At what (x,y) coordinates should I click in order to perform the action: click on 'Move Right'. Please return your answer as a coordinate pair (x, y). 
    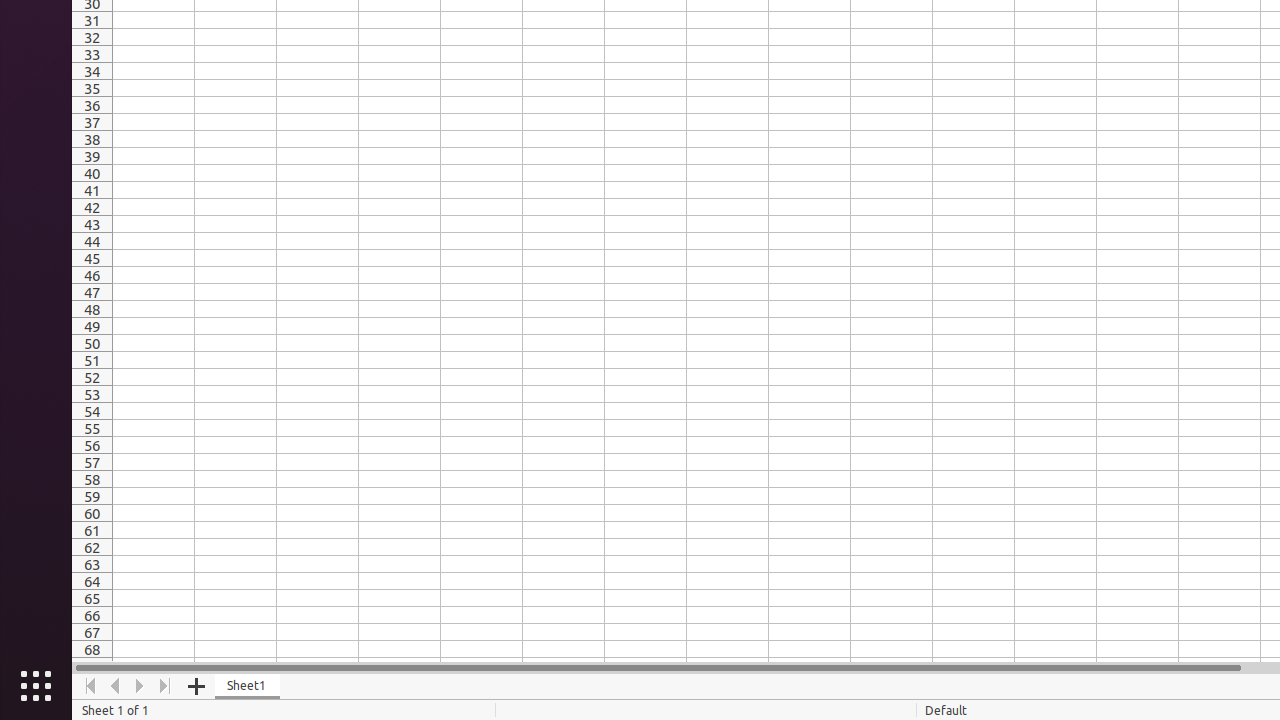
    Looking at the image, I should click on (139, 685).